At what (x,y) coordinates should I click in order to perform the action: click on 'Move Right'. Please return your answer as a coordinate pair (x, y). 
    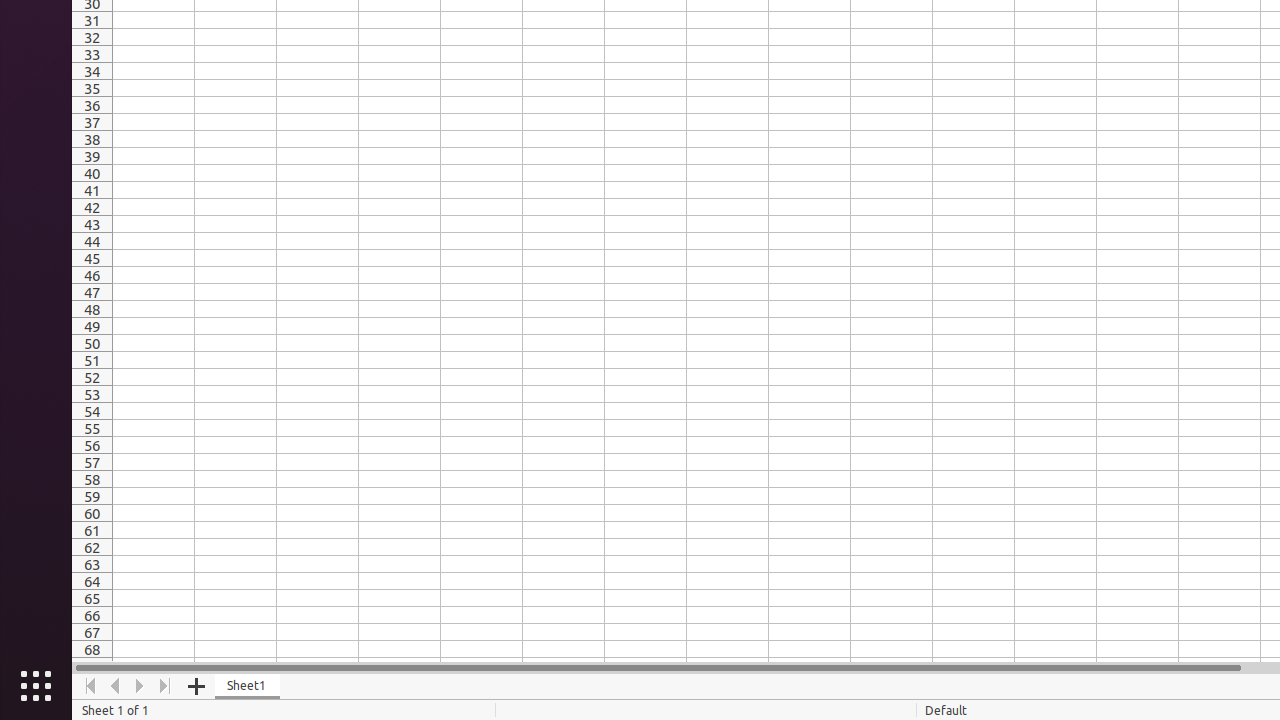
    Looking at the image, I should click on (139, 685).